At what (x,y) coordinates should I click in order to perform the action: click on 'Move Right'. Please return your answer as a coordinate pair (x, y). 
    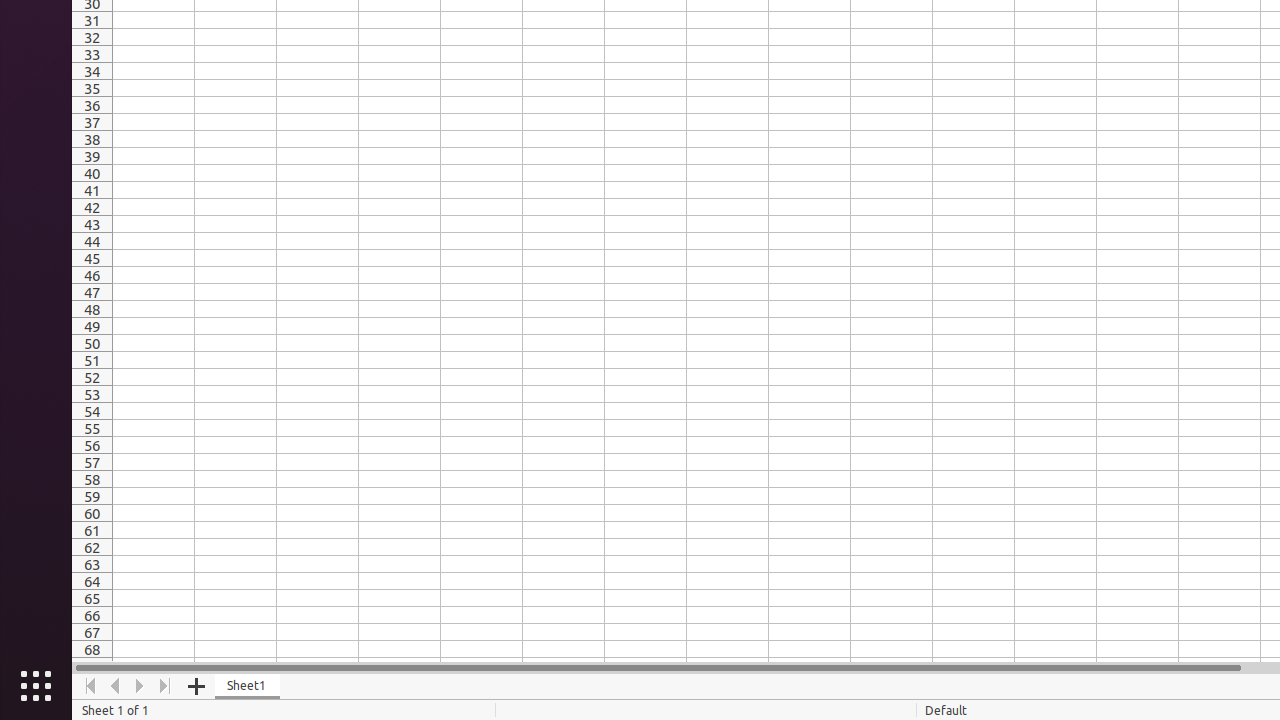
    Looking at the image, I should click on (139, 685).